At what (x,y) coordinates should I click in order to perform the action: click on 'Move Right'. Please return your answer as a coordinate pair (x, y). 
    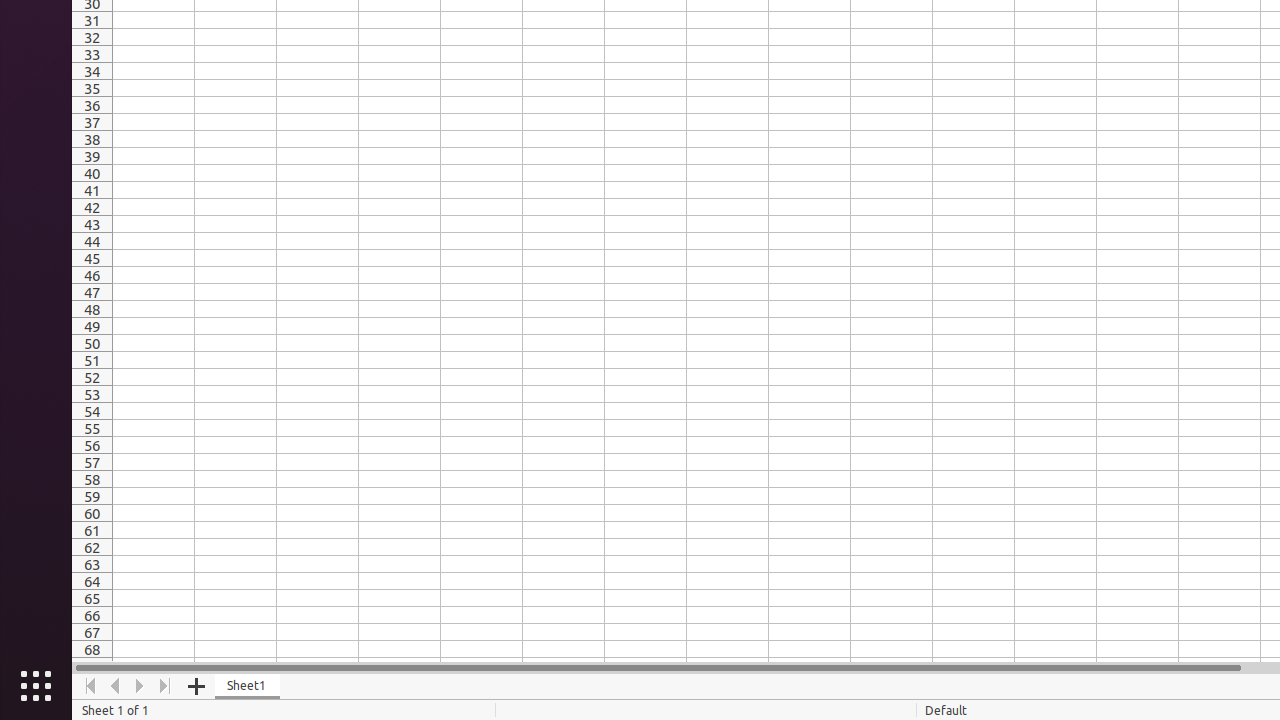
    Looking at the image, I should click on (139, 685).